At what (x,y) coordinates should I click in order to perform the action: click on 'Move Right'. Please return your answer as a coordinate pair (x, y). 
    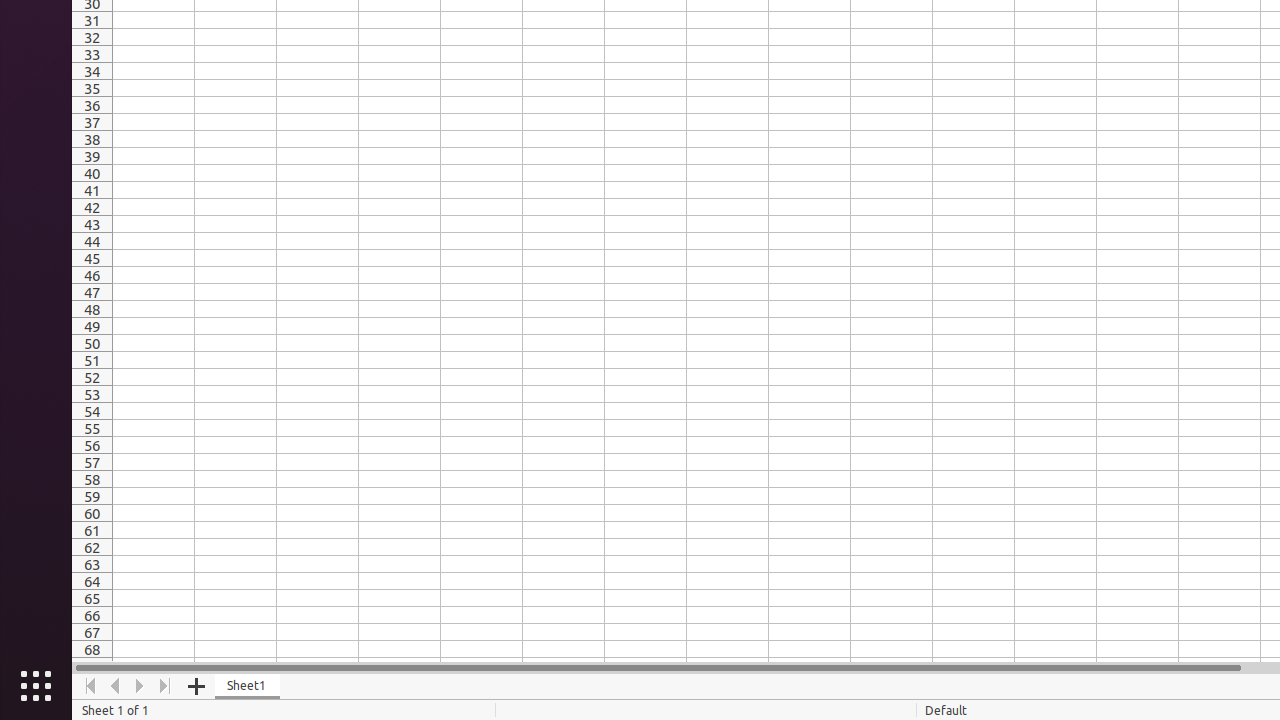
    Looking at the image, I should click on (139, 685).